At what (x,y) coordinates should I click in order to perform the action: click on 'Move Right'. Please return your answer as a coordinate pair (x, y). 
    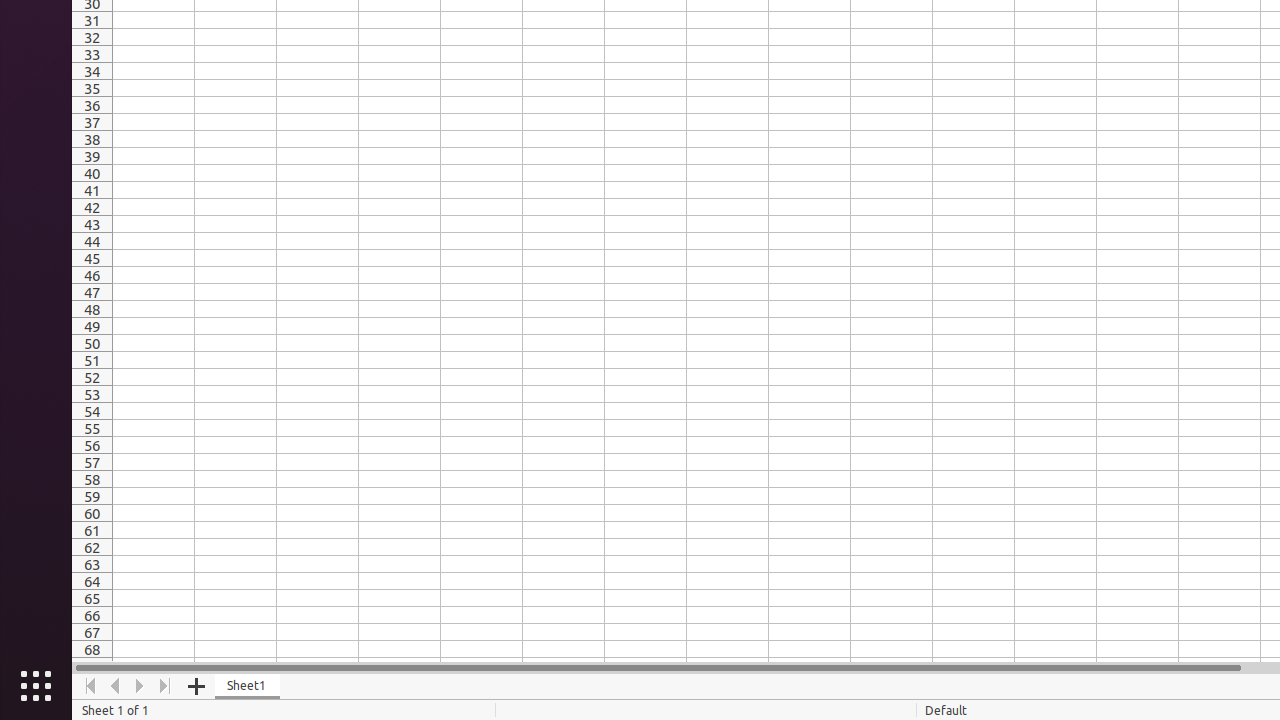
    Looking at the image, I should click on (139, 685).